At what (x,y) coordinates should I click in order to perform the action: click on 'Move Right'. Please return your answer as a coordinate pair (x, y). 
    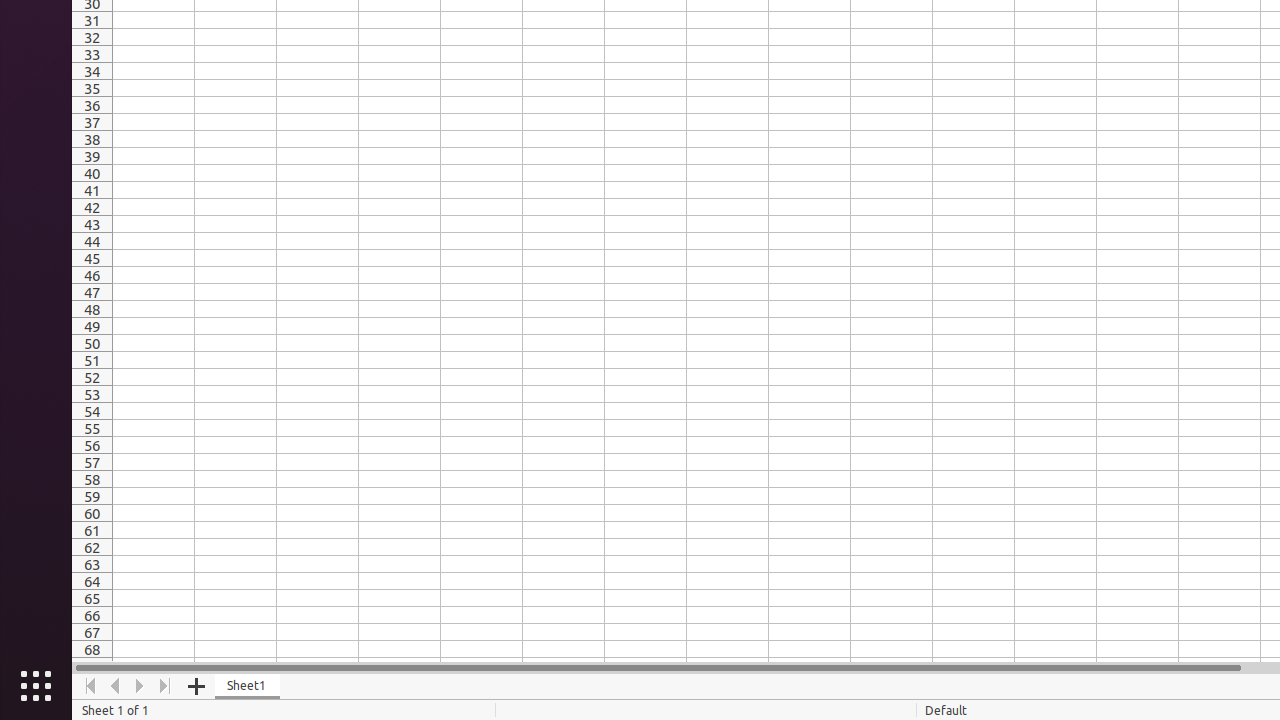
    Looking at the image, I should click on (139, 685).